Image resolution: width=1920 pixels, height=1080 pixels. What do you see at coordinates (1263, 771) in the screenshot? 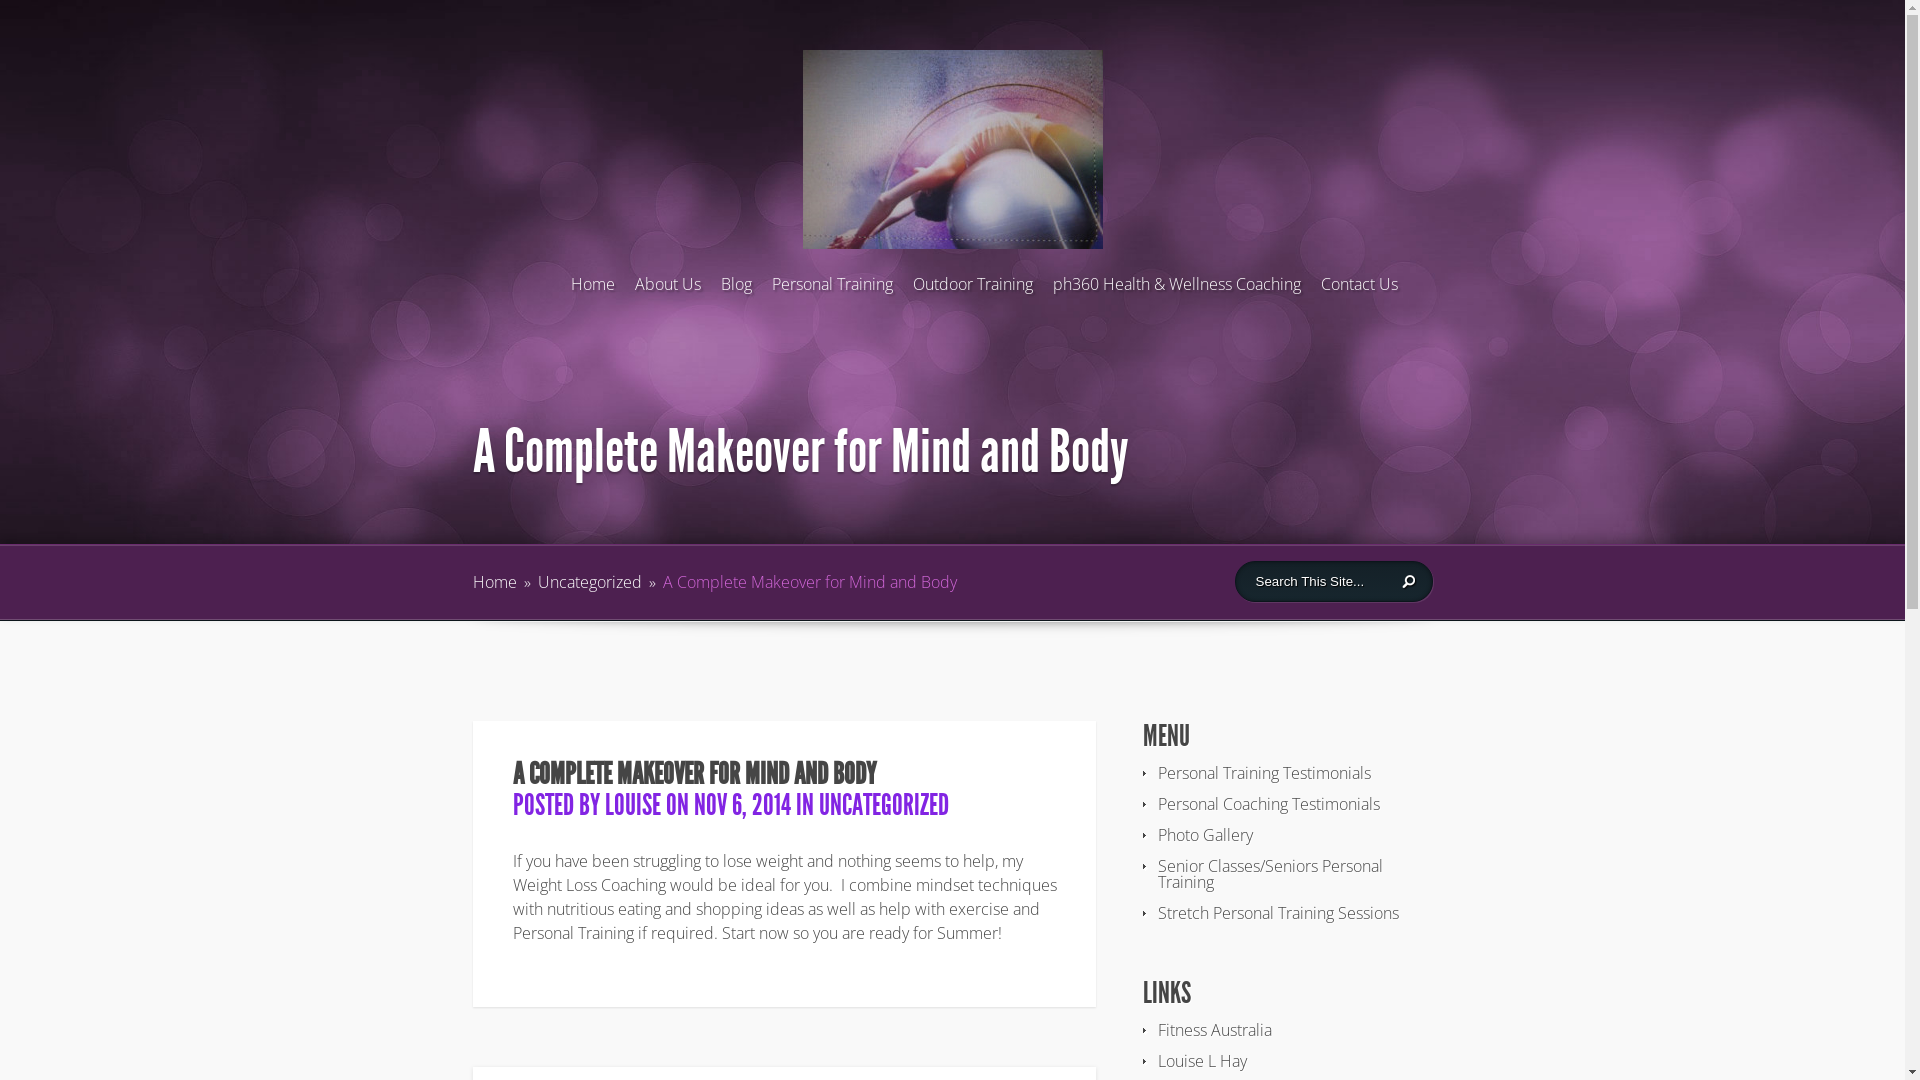
I see `'Personal Training Testimonials'` at bounding box center [1263, 771].